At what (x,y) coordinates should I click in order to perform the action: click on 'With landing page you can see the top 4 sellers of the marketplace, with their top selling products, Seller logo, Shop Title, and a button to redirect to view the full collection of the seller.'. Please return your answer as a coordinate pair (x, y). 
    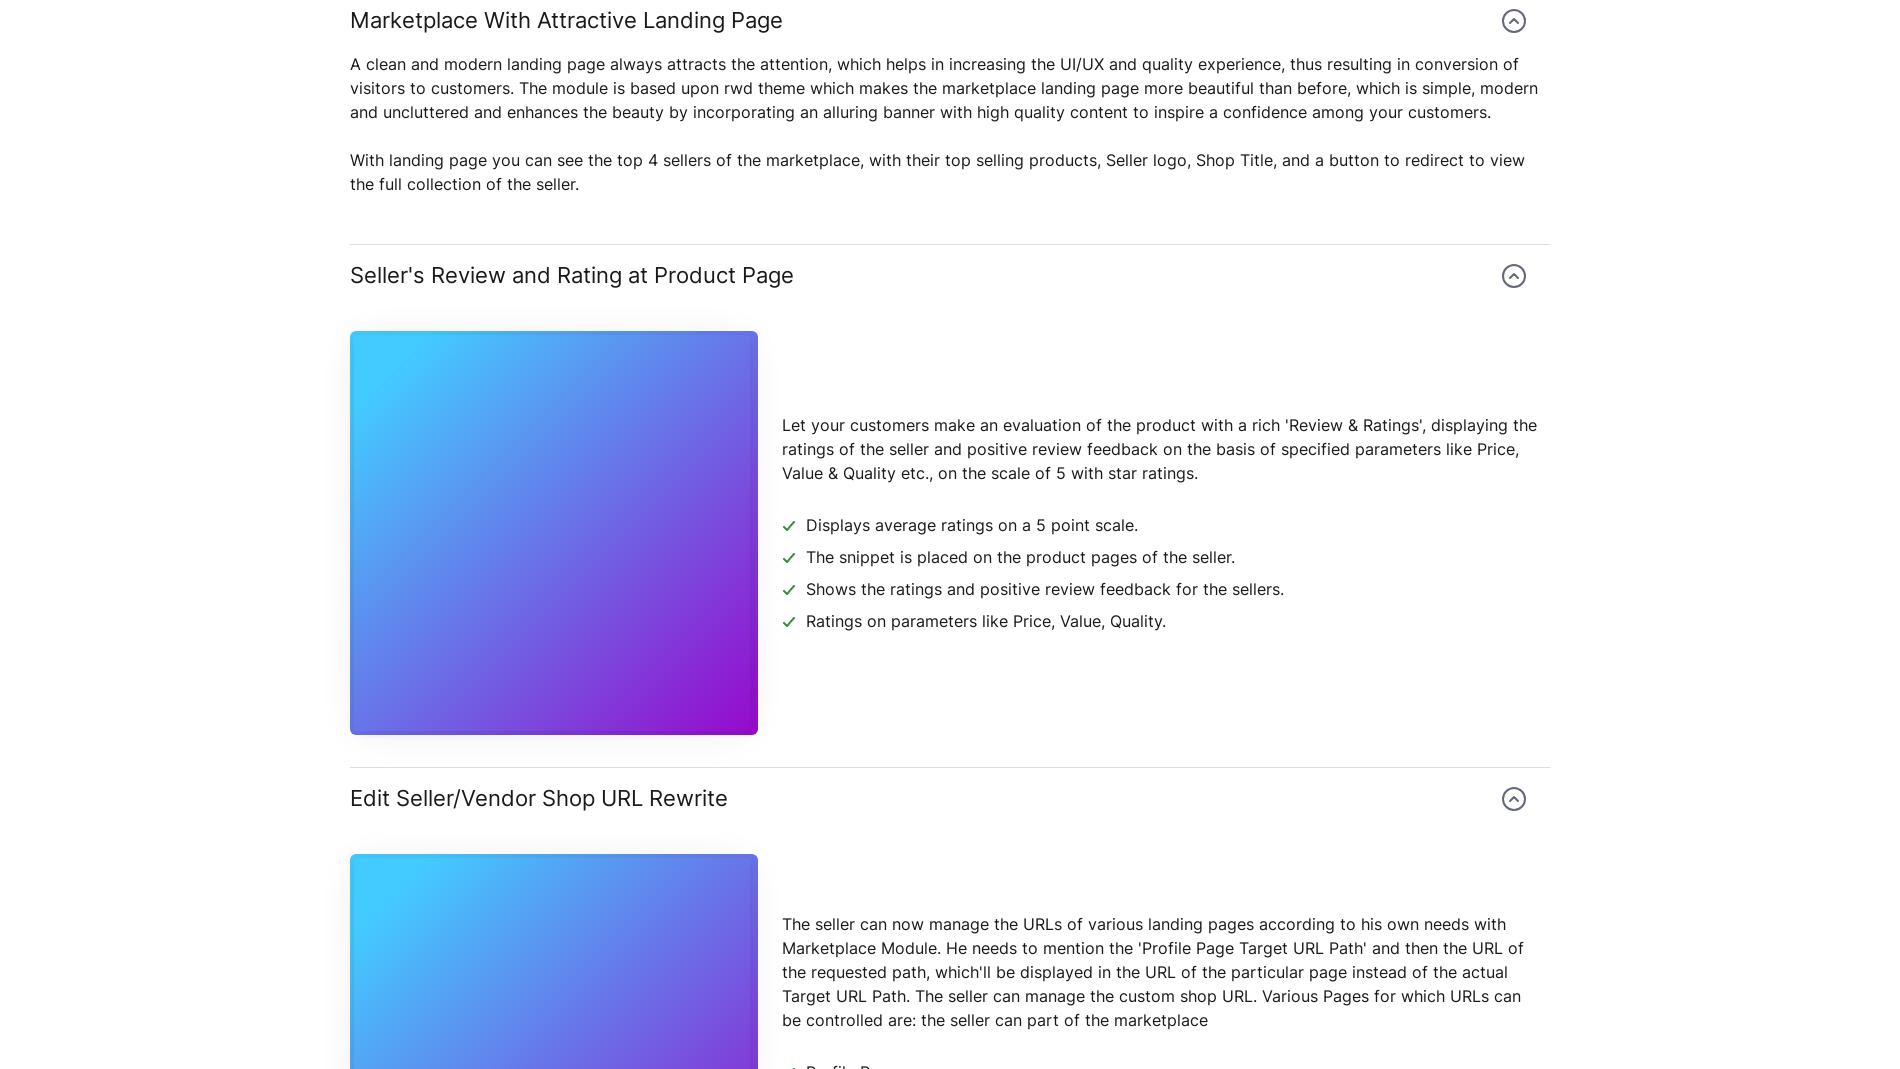
    Looking at the image, I should click on (936, 172).